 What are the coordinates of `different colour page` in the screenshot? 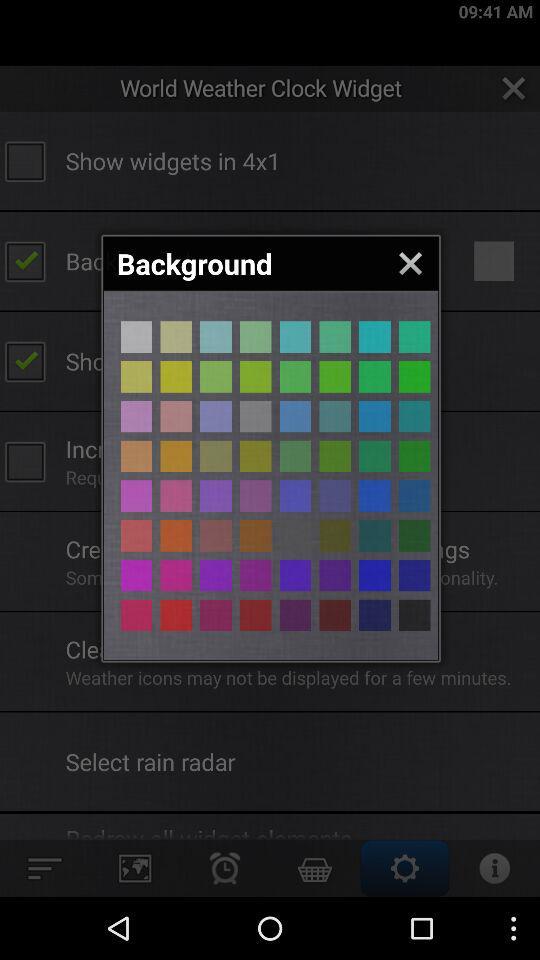 It's located at (335, 415).